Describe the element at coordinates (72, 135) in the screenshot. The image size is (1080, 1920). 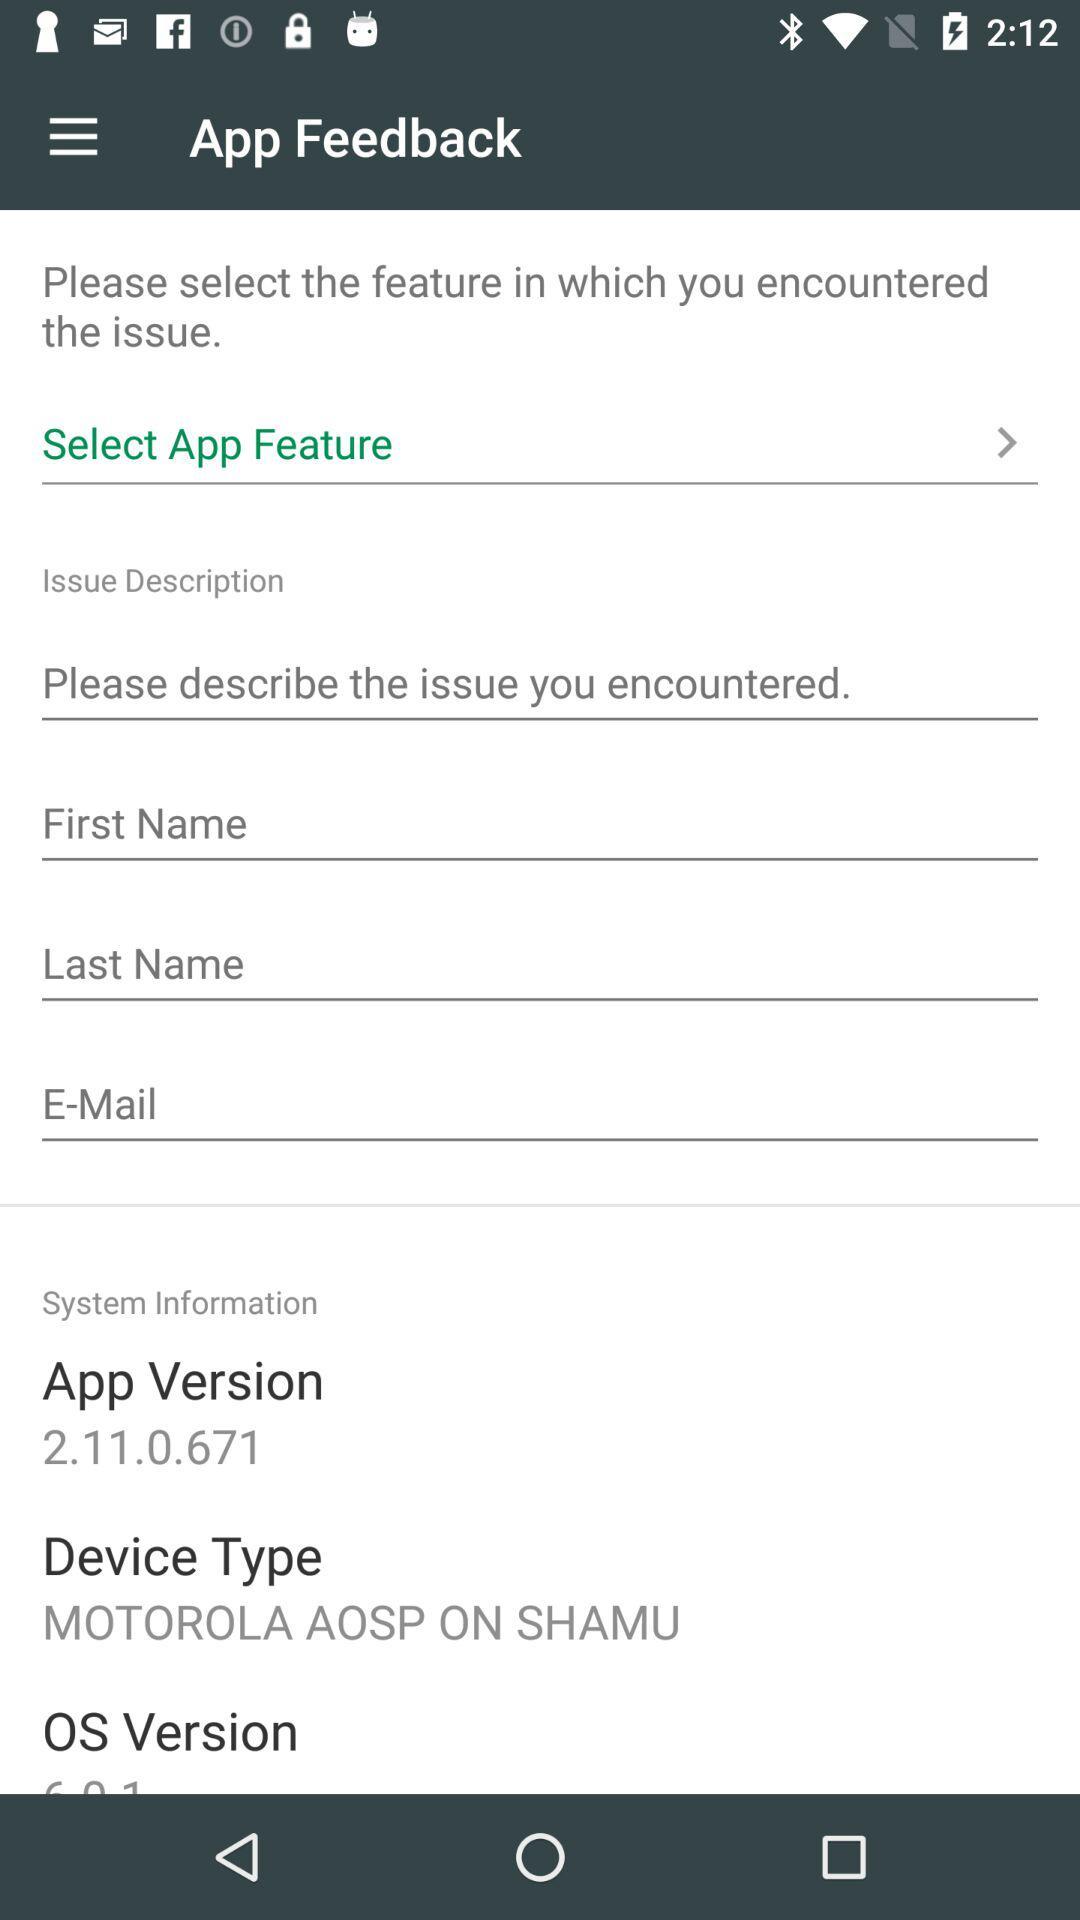
I see `item next to app feedback item` at that location.